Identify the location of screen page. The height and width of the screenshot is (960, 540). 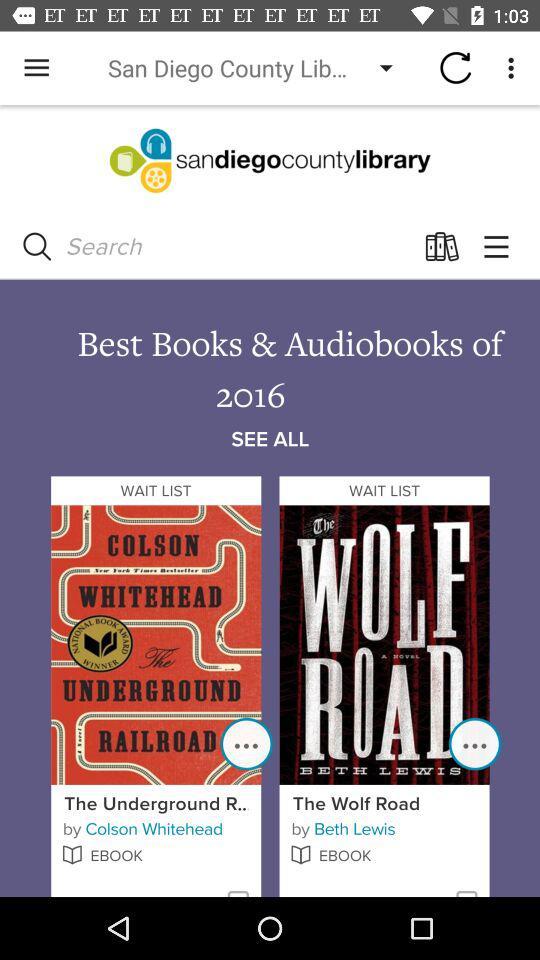
(270, 500).